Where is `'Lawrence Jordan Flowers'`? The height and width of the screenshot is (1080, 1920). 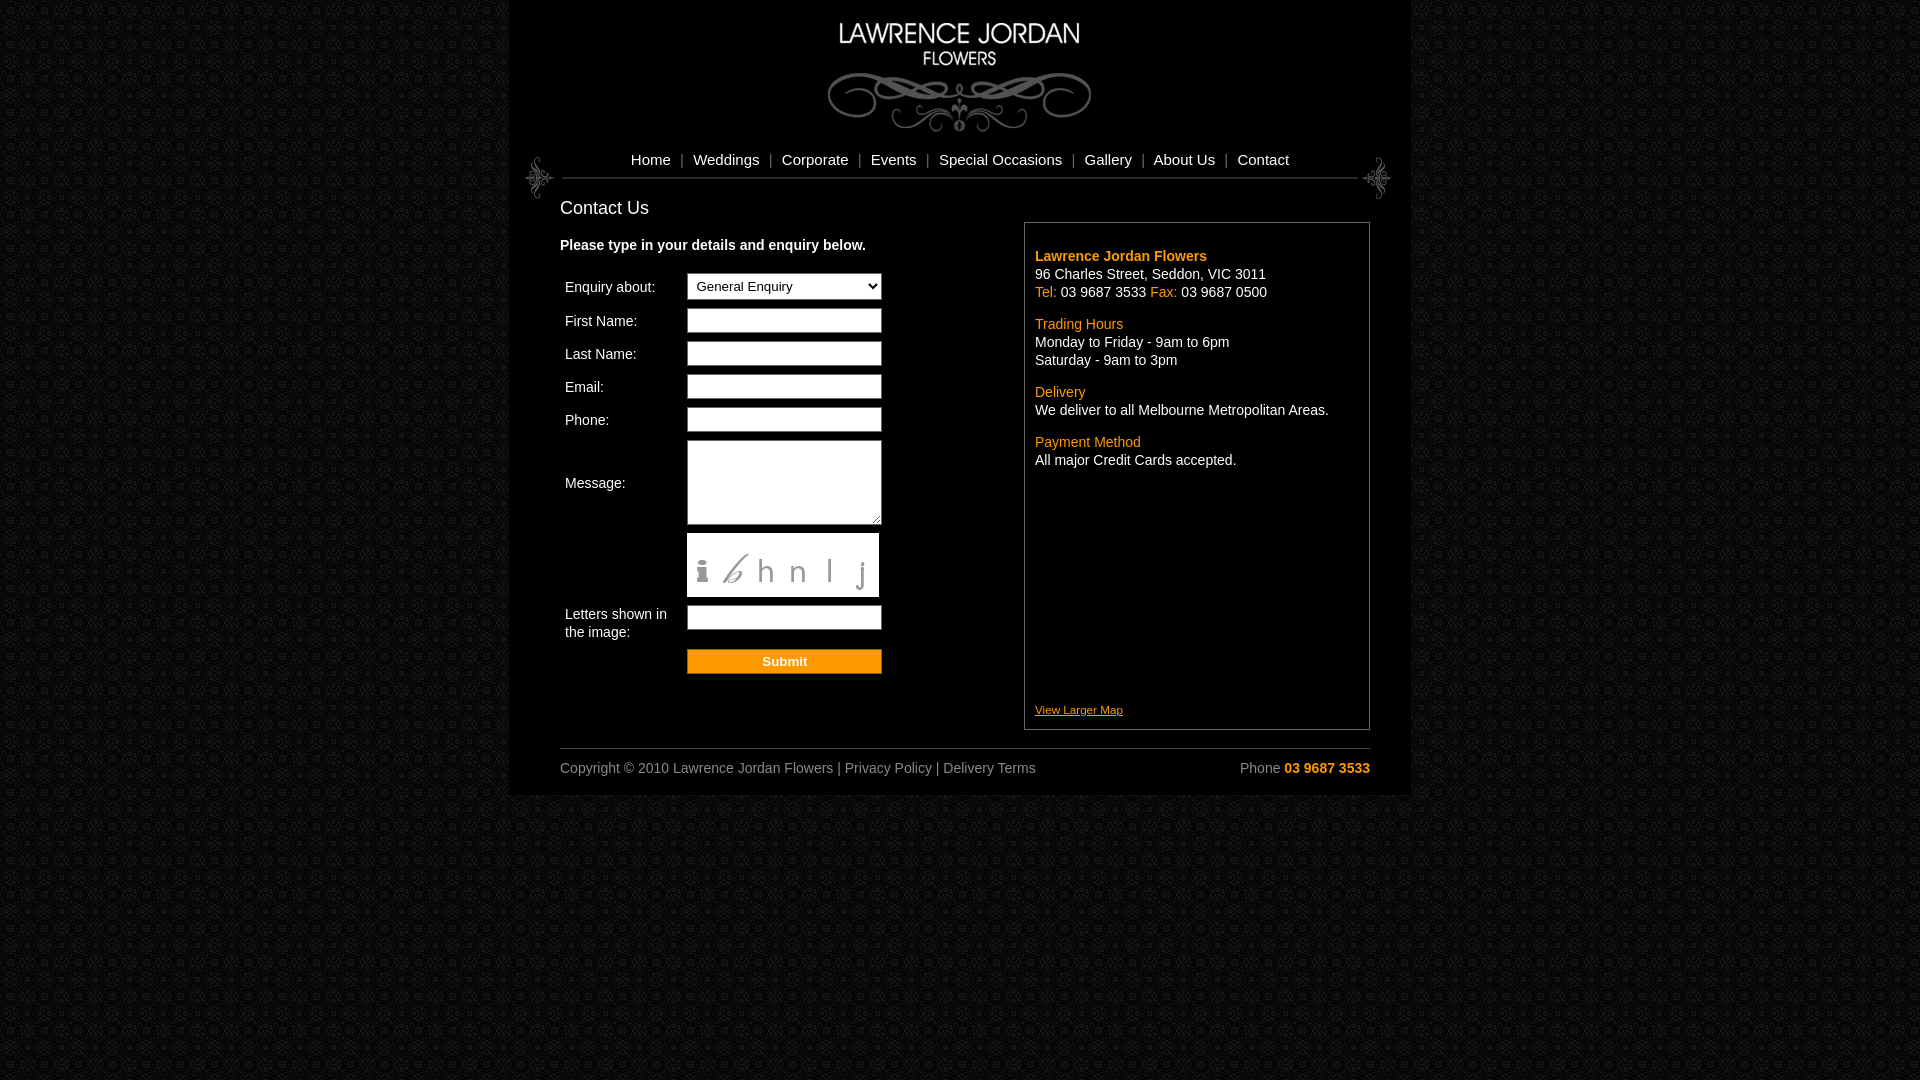 'Lawrence Jordan Flowers' is located at coordinates (969, 60).